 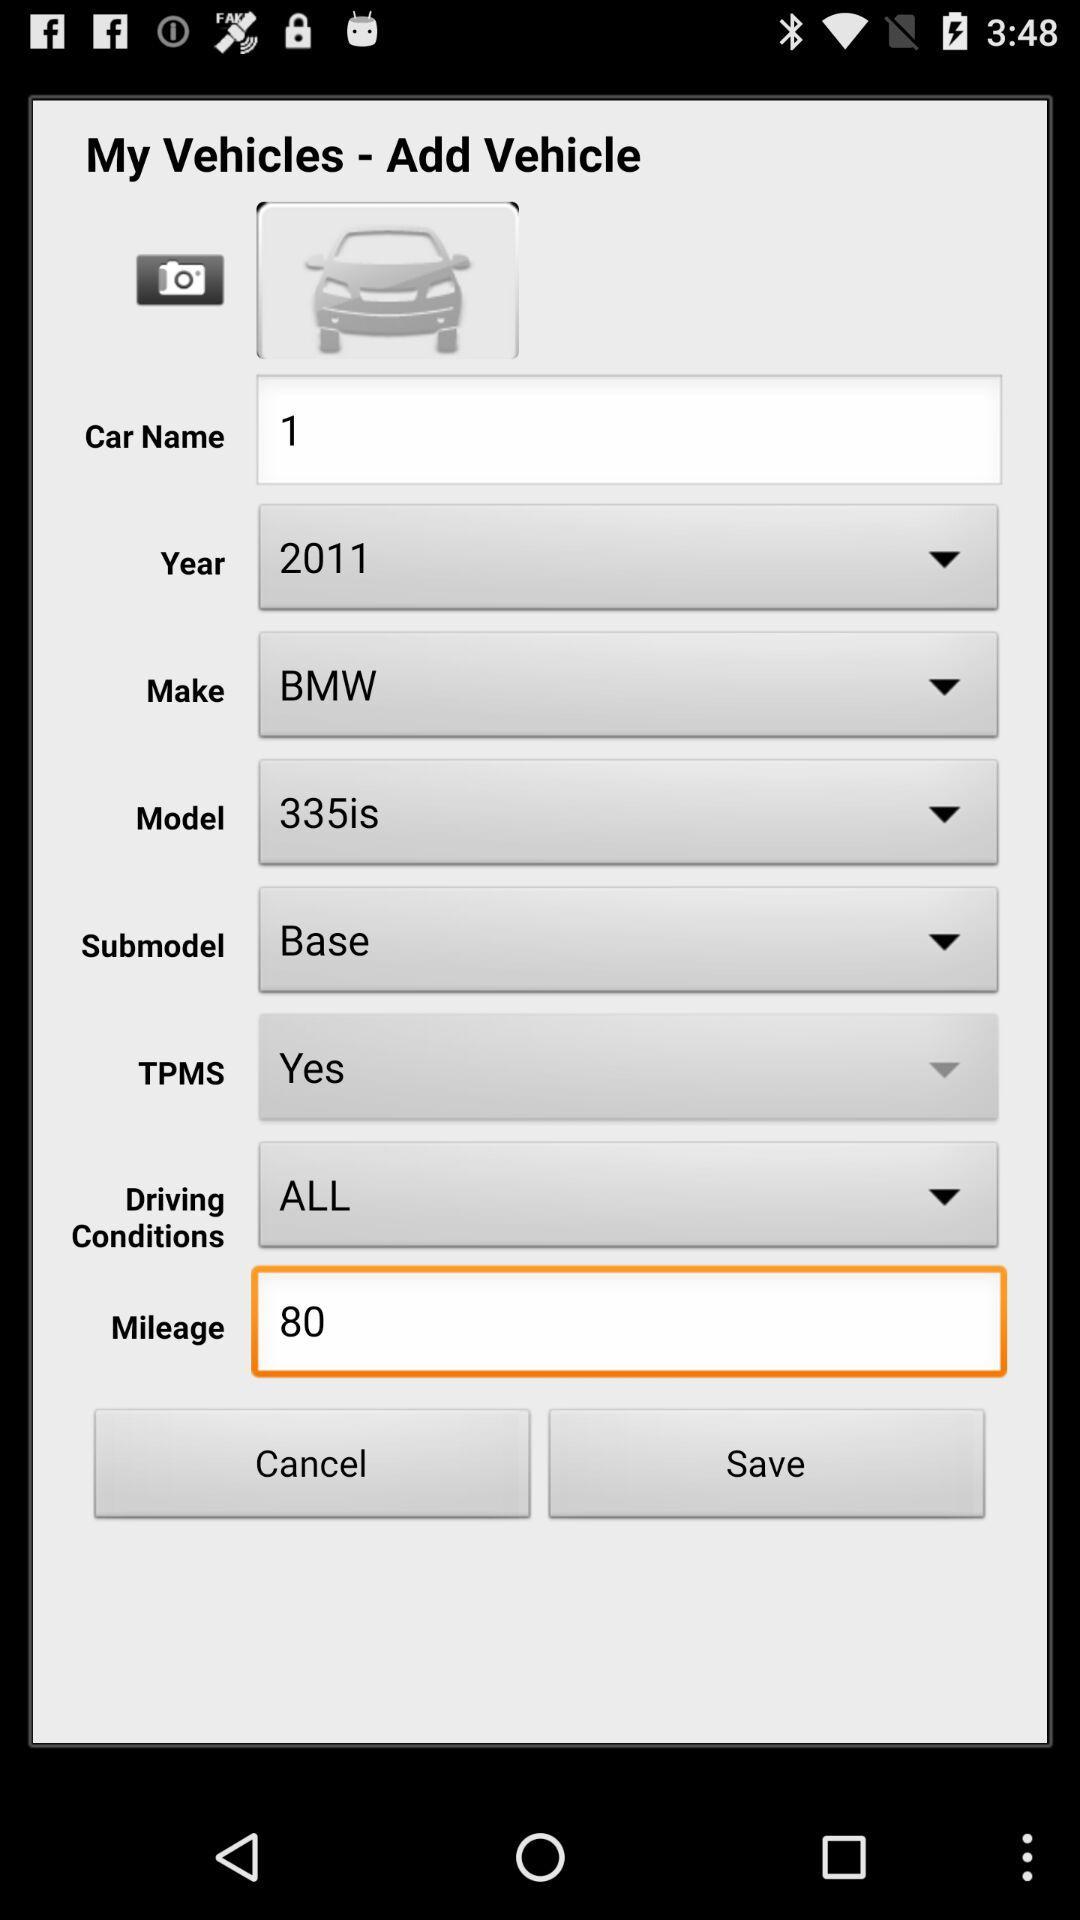 I want to click on camera, so click(x=180, y=279).